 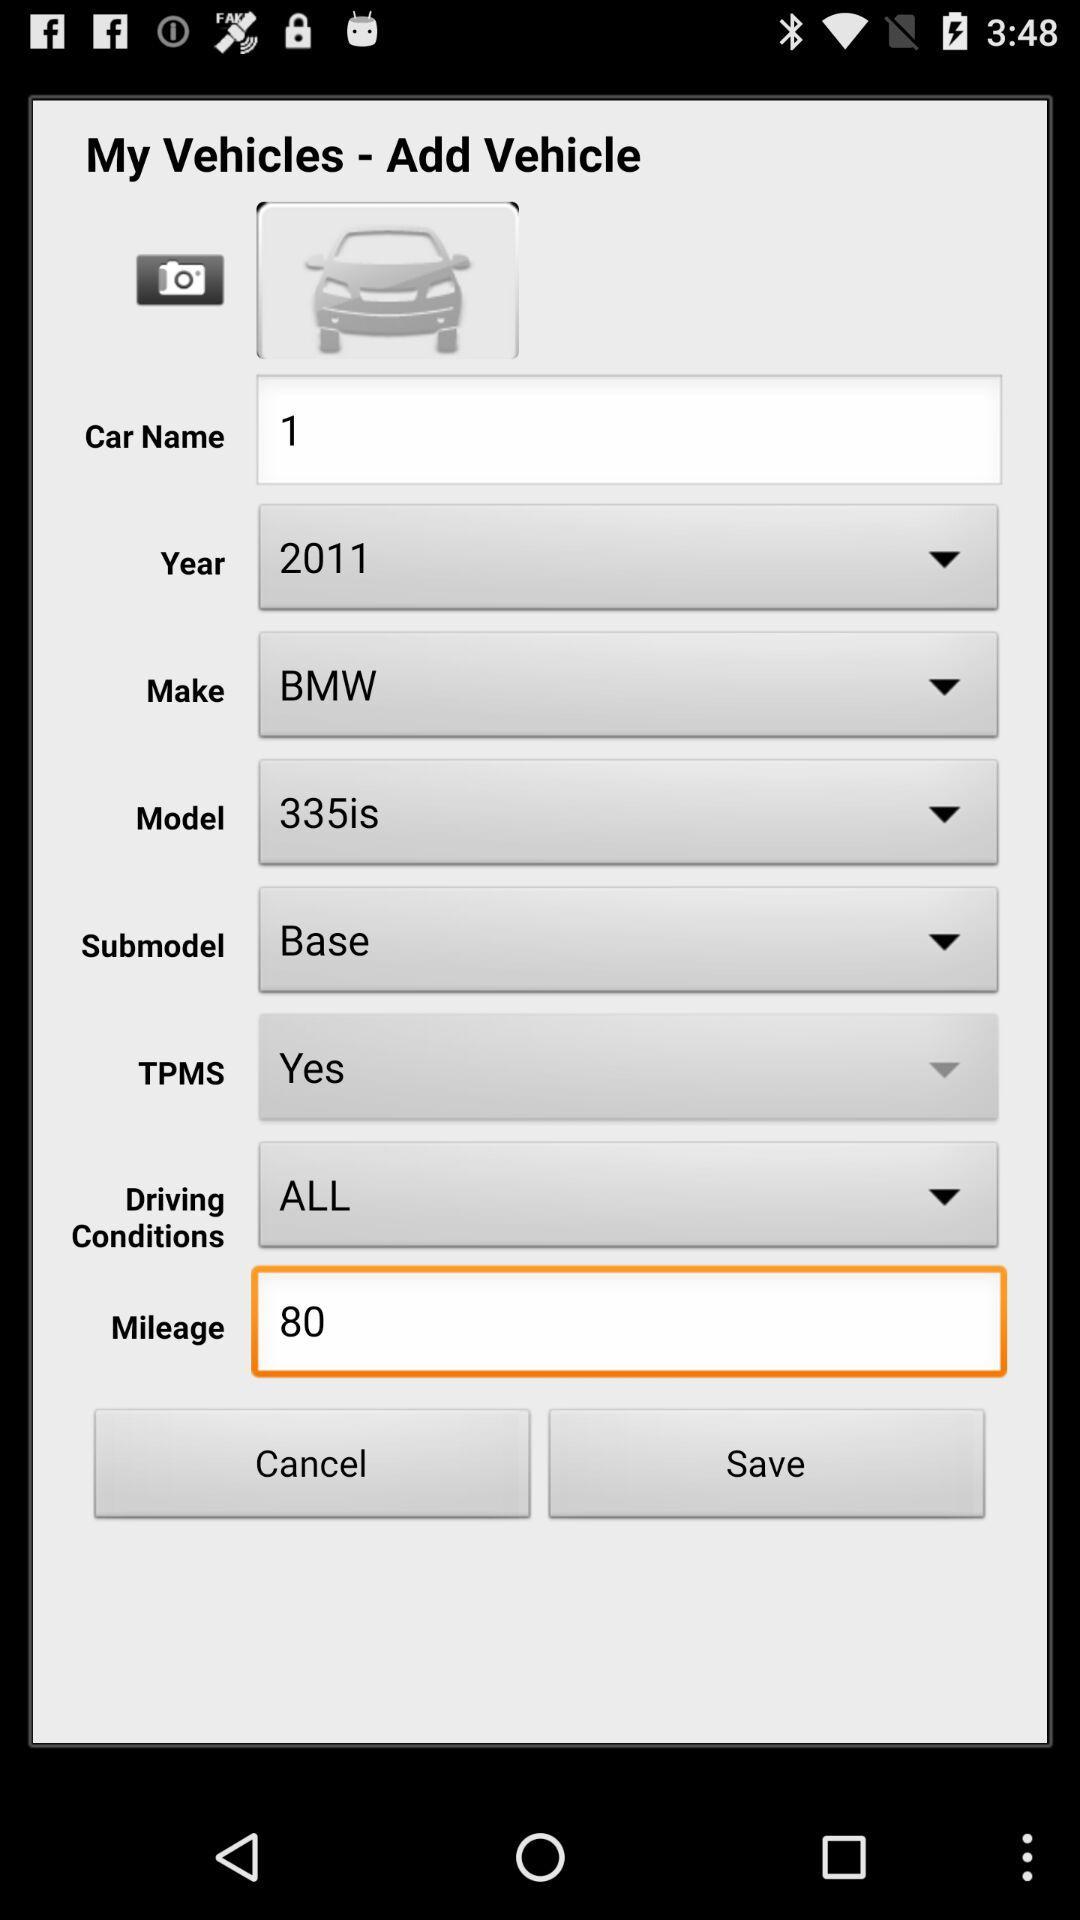 I want to click on camera, so click(x=180, y=279).